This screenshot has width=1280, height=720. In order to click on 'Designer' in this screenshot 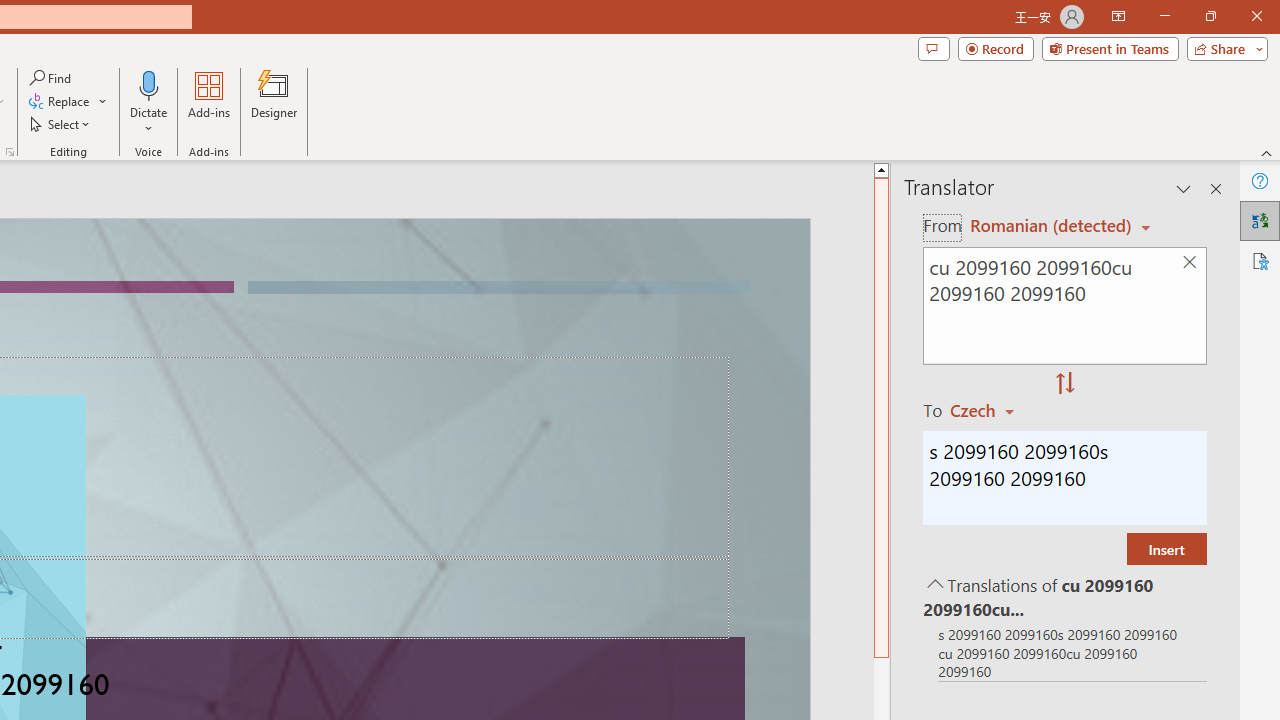, I will do `click(273, 103)`.